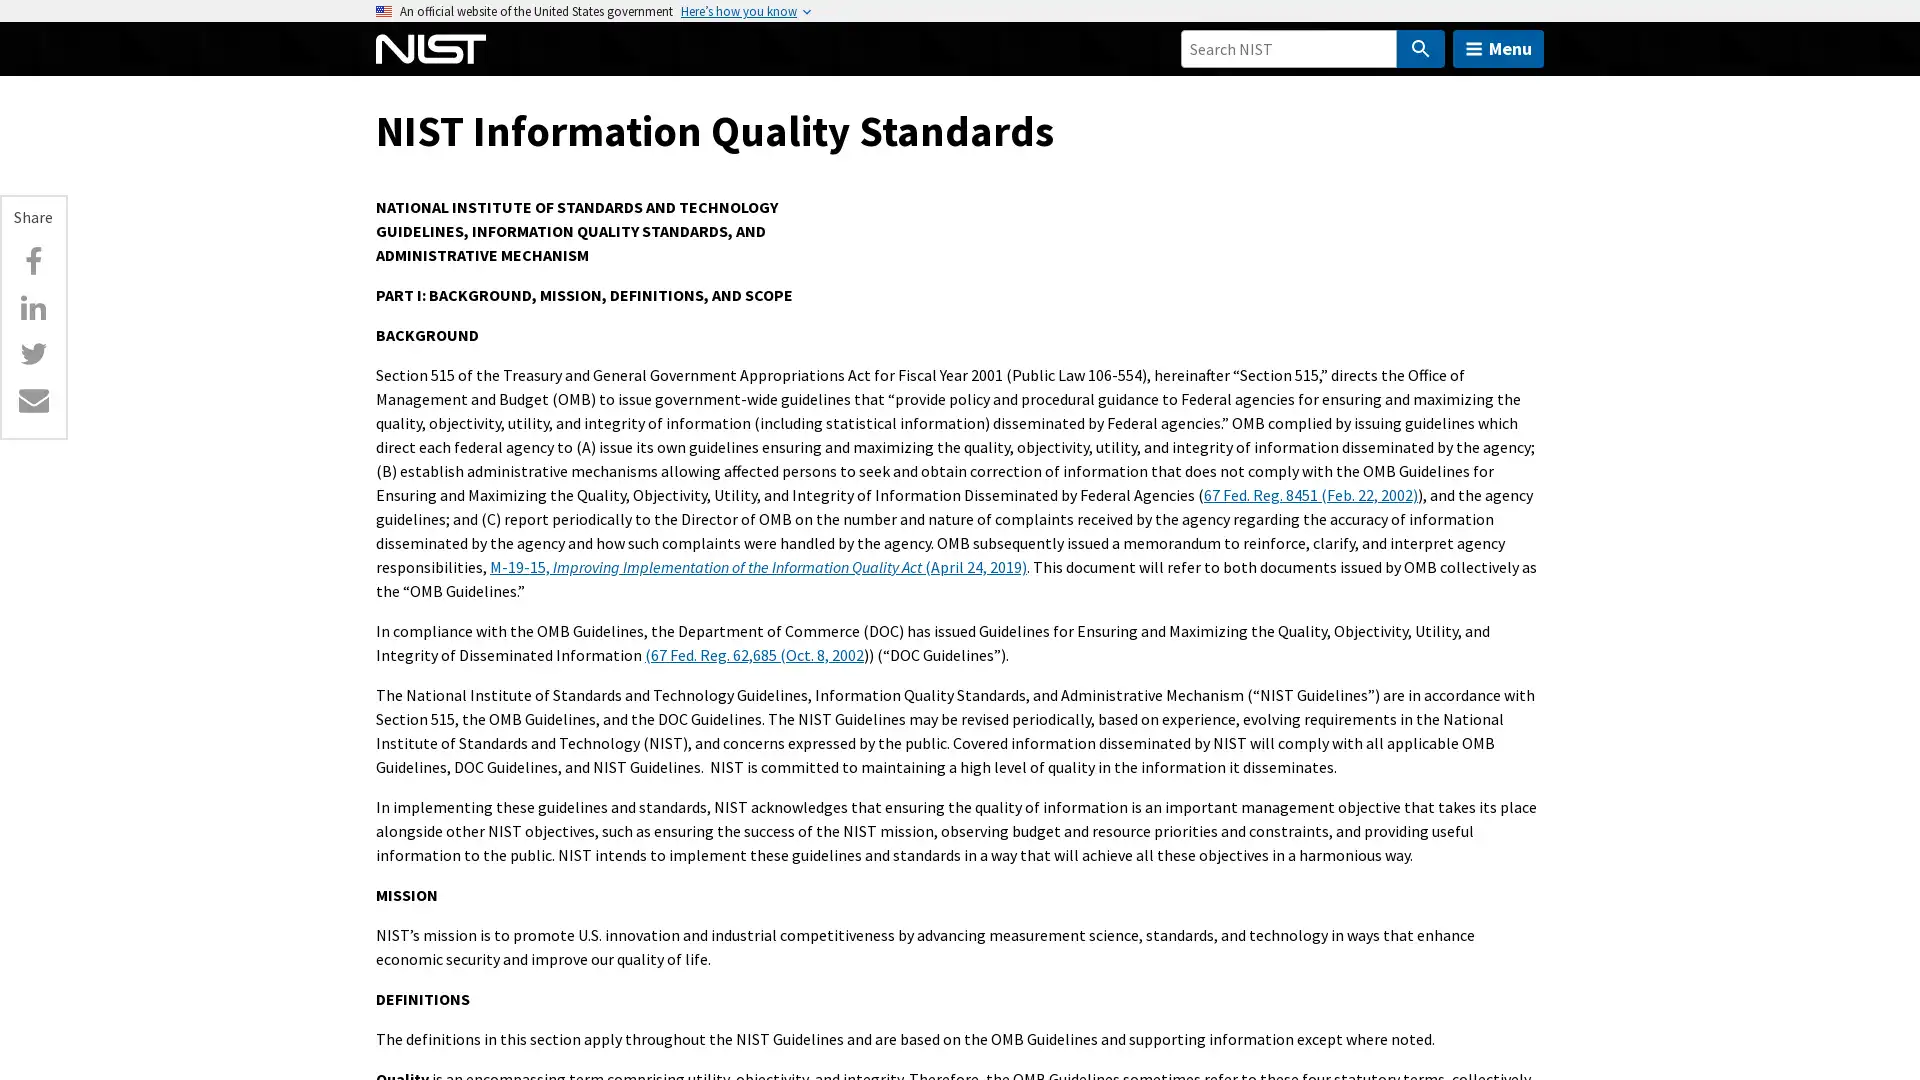 The width and height of the screenshot is (1920, 1080). Describe the element at coordinates (1498, 48) in the screenshot. I see `Menu` at that location.